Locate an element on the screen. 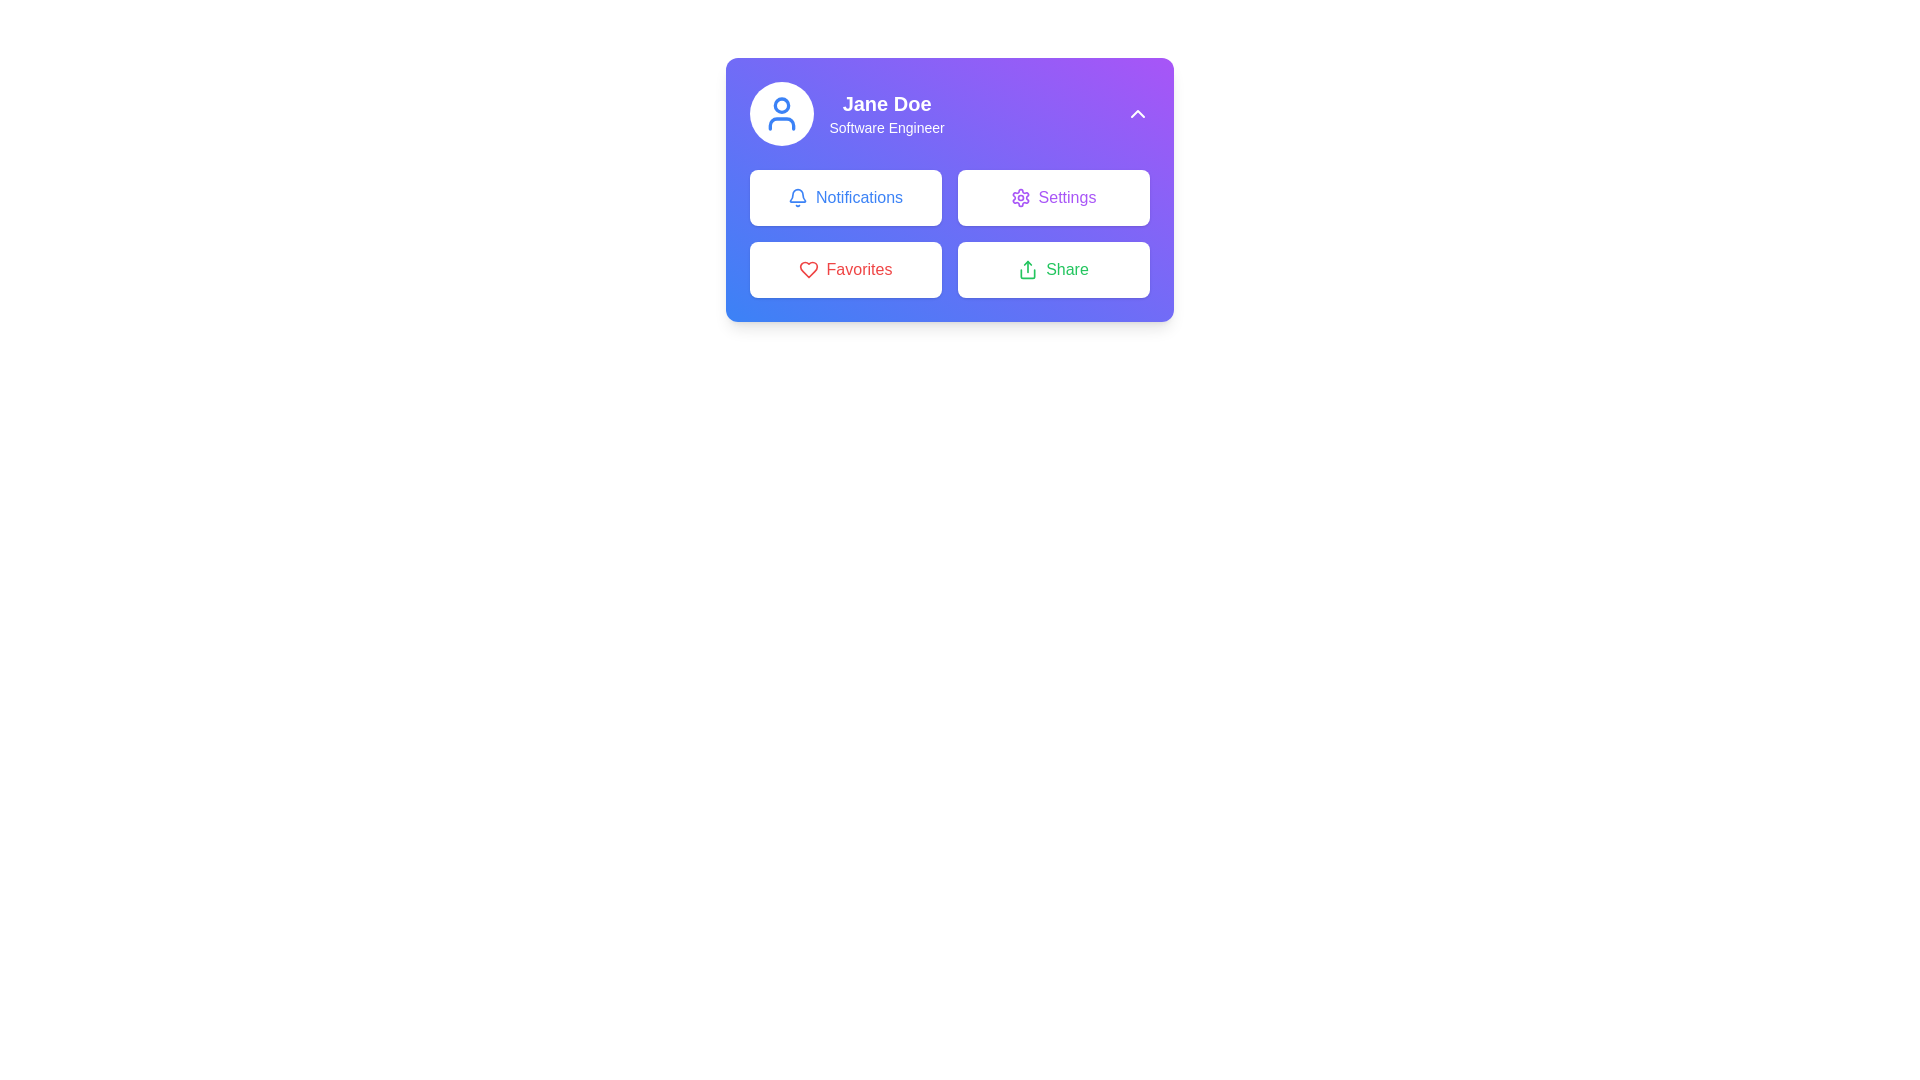  the 'Share' text label located inside the button at the bottom-right corner of the card is located at coordinates (1066, 270).